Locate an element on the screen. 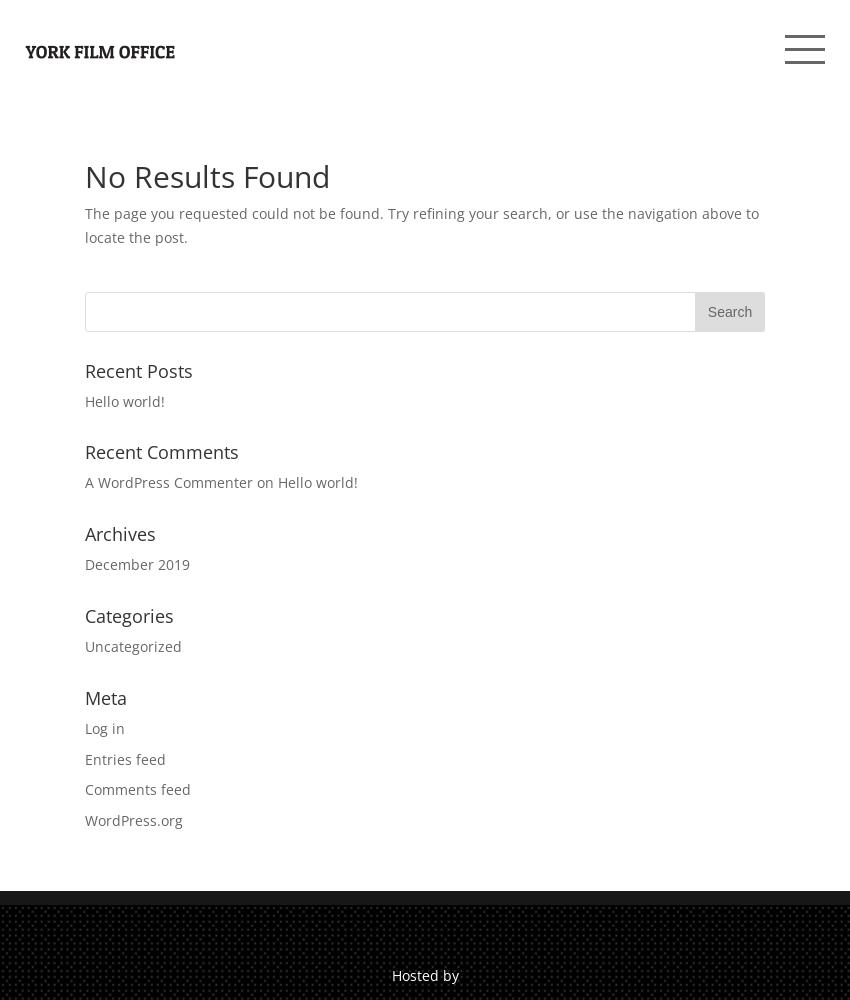  'Entries feed' is located at coordinates (124, 758).